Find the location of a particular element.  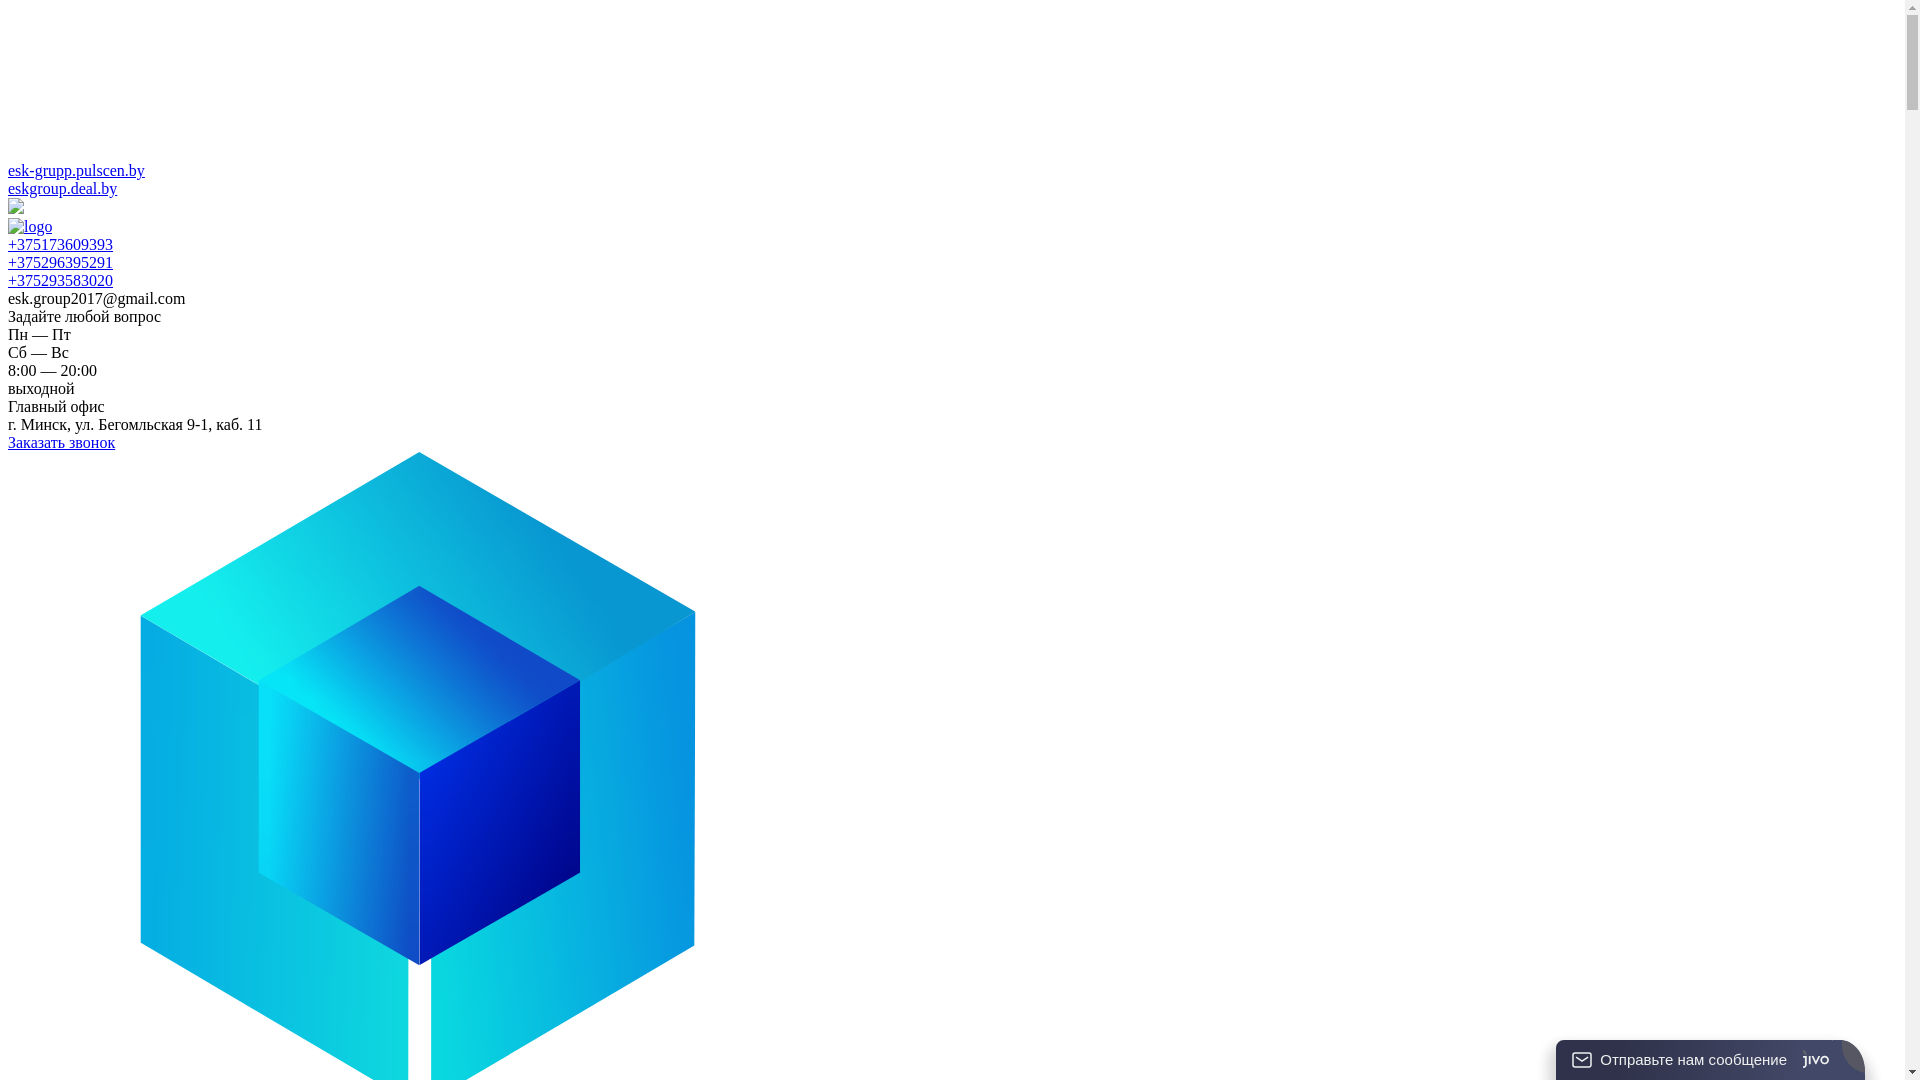

'+375293583020' is located at coordinates (60, 280).